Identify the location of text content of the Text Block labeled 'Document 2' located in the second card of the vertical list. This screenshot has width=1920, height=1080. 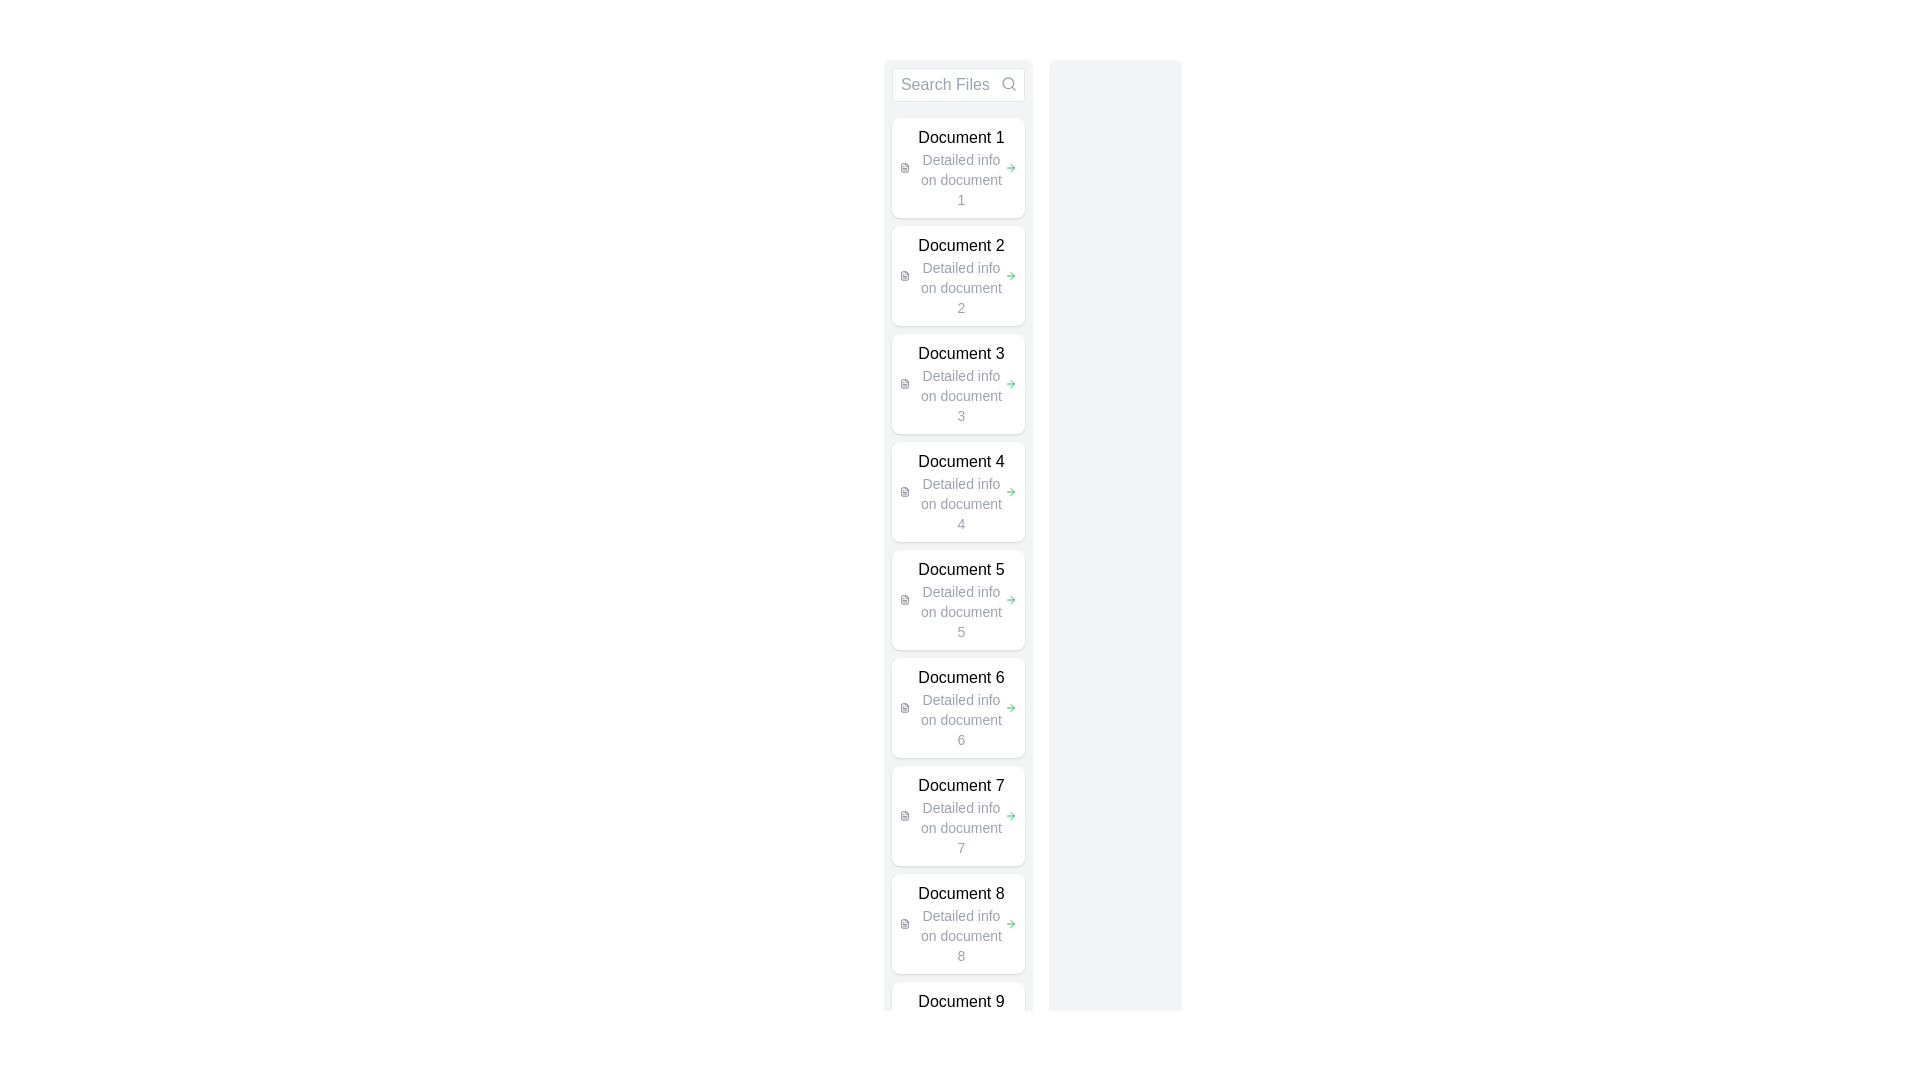
(961, 276).